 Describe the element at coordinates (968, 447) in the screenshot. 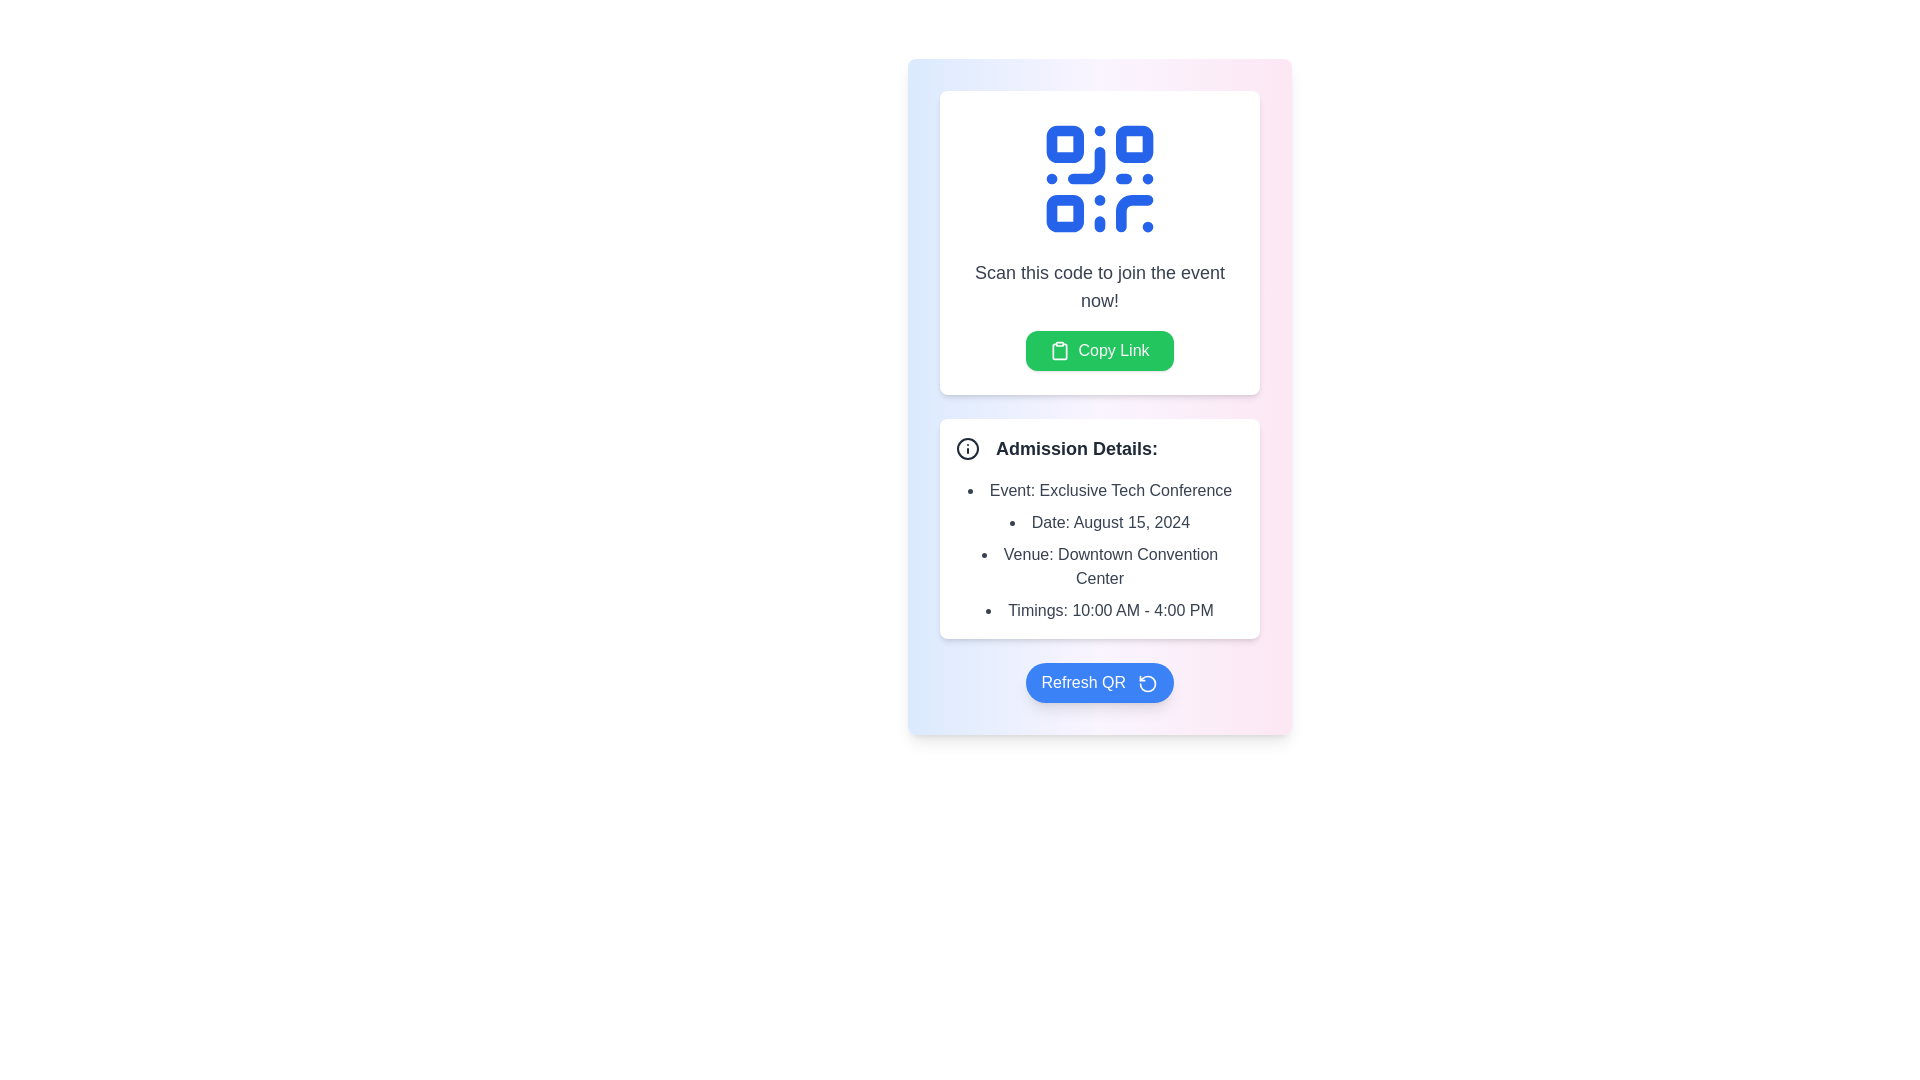

I see `the informational icon located to the immediate left of the text 'Admission Details:', which indicates that further details are available in that section` at that location.